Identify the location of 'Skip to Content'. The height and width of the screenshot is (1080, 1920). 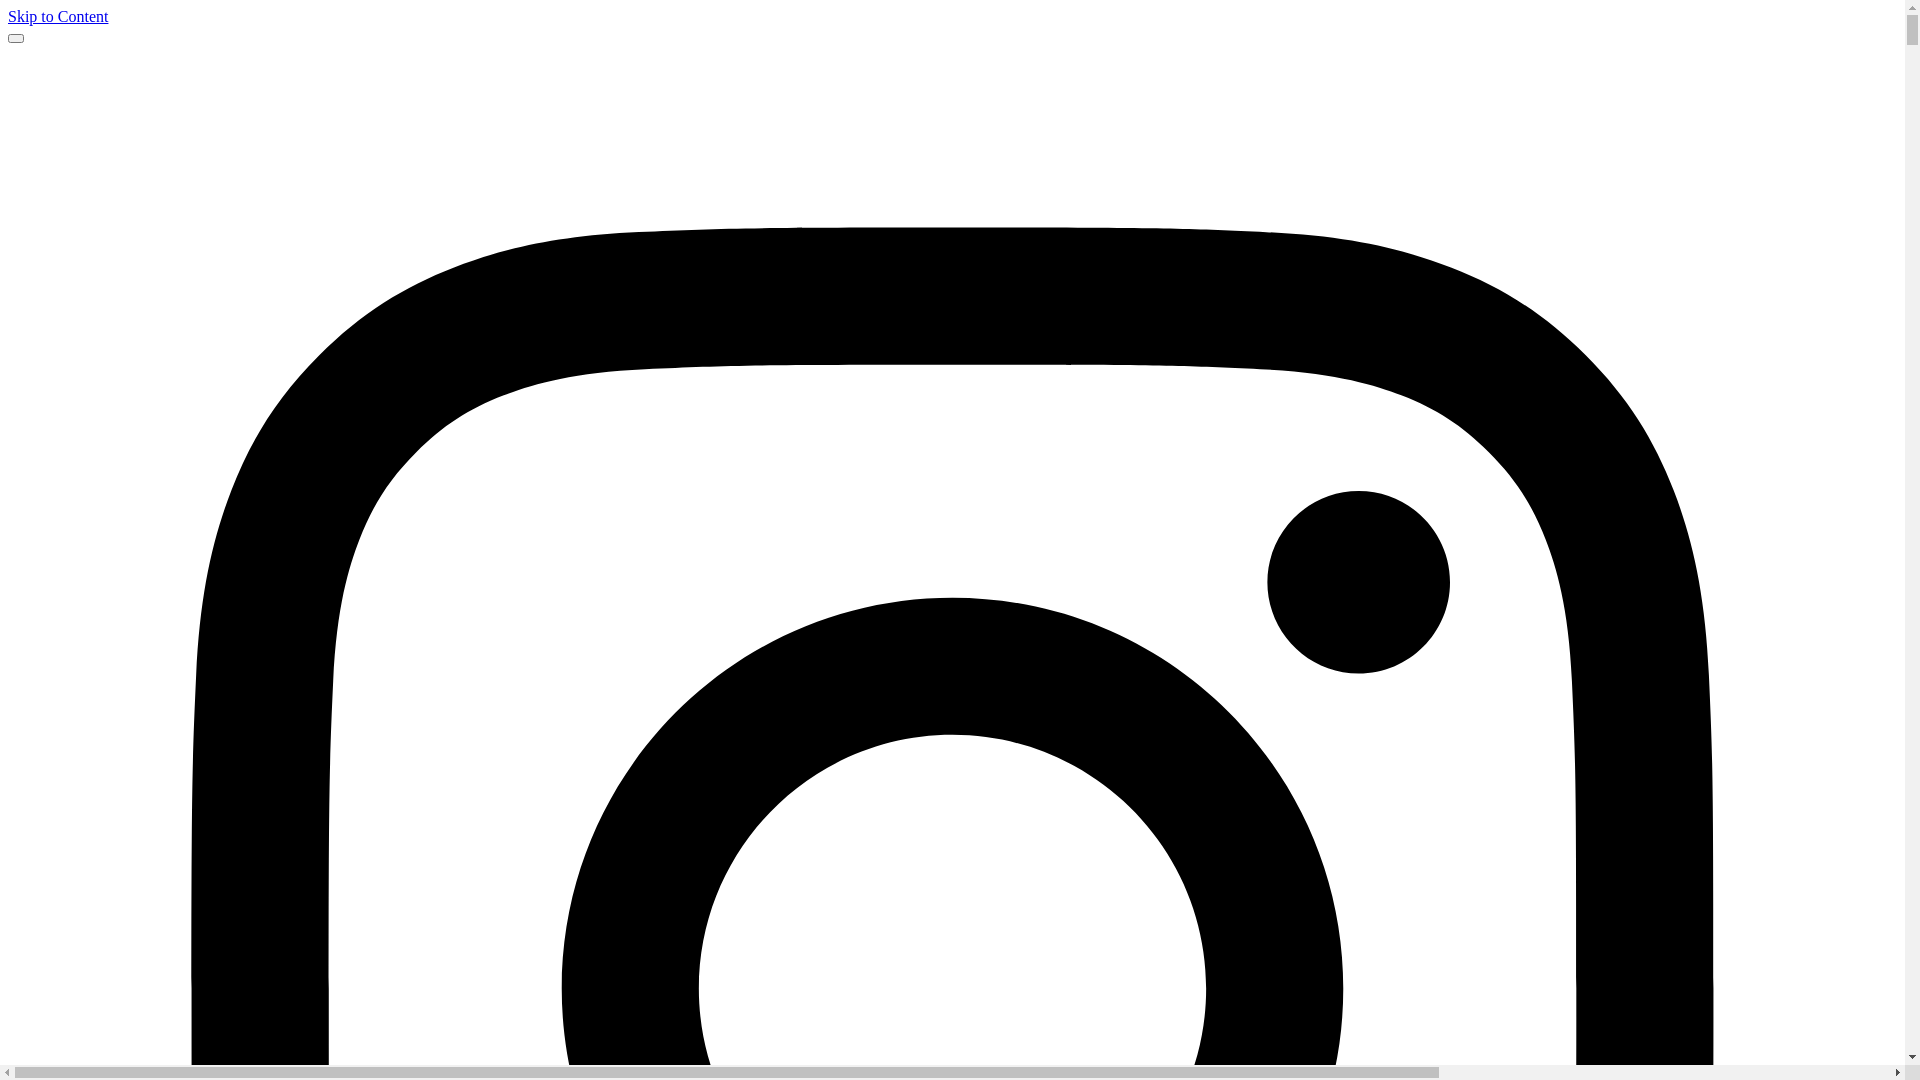
(57, 16).